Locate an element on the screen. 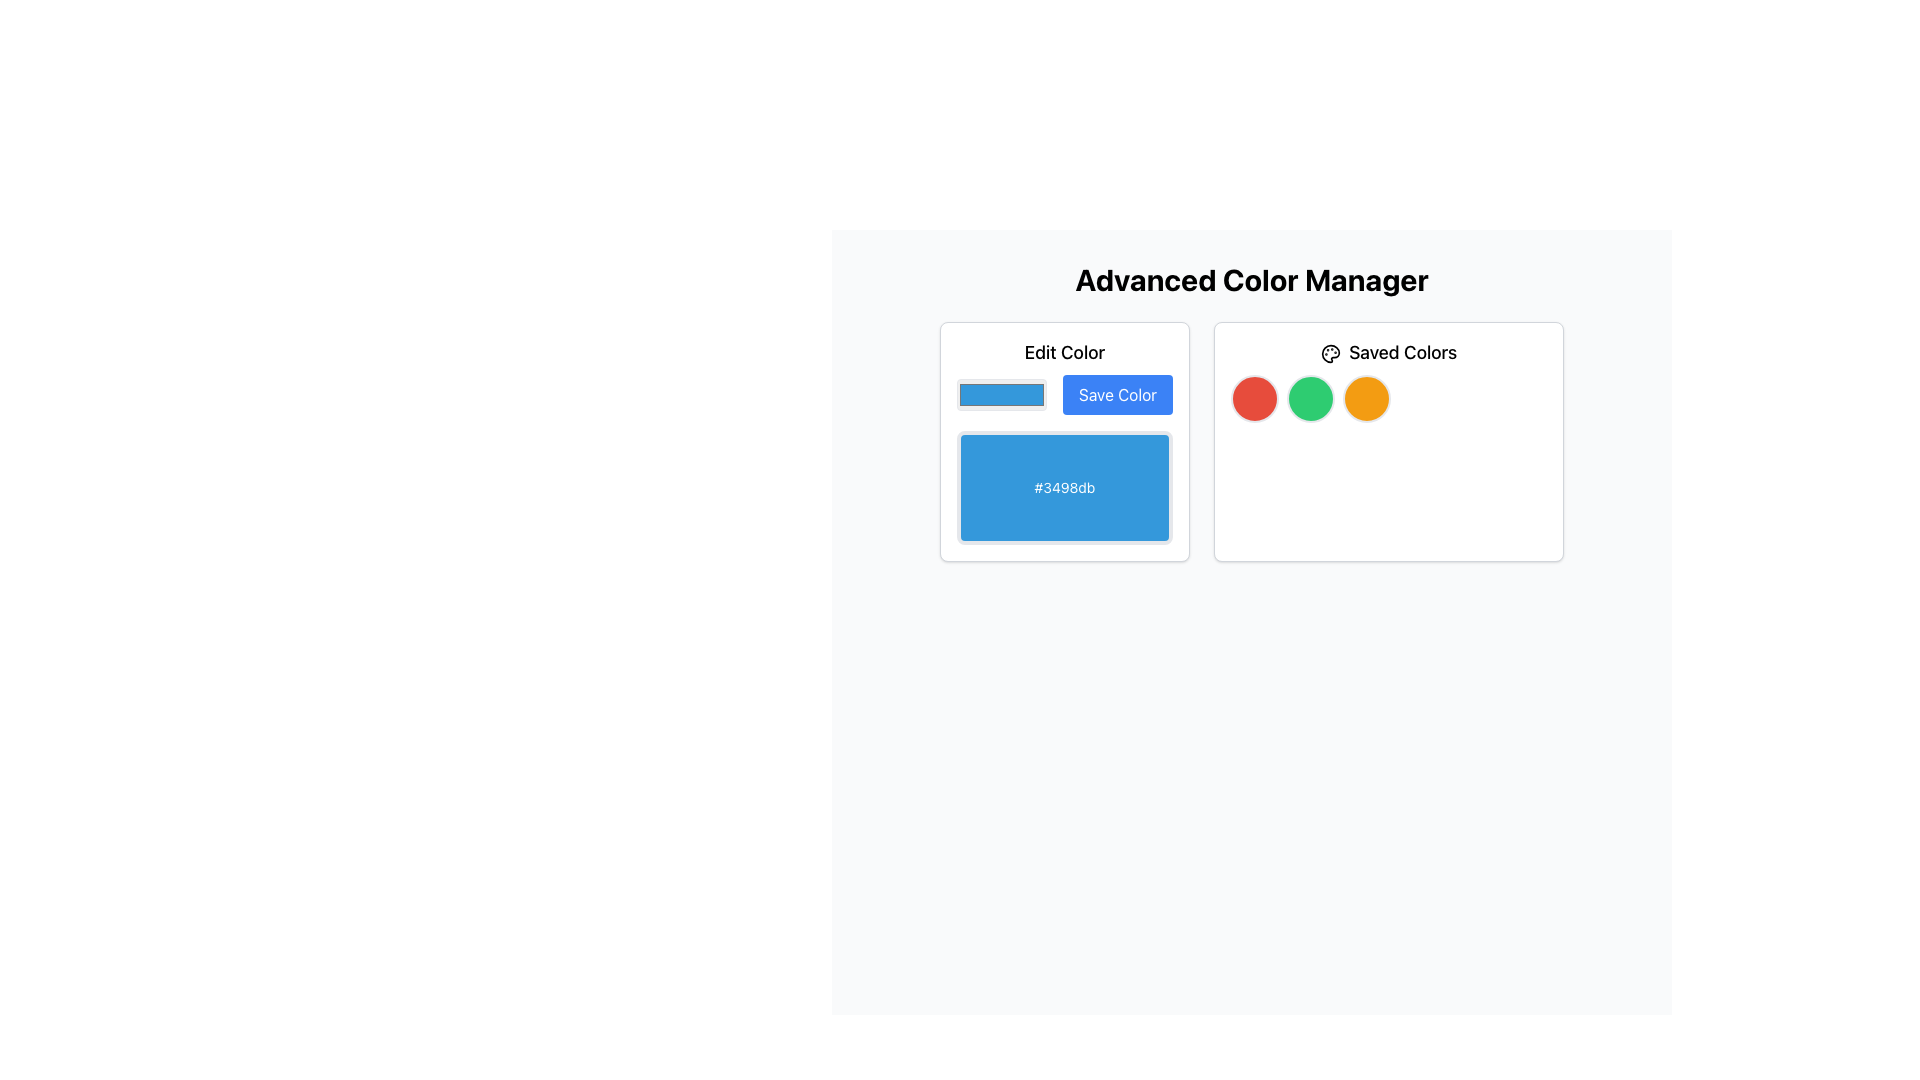  the first Circle indicator in the 'Saved Colors' section is located at coordinates (1253, 398).